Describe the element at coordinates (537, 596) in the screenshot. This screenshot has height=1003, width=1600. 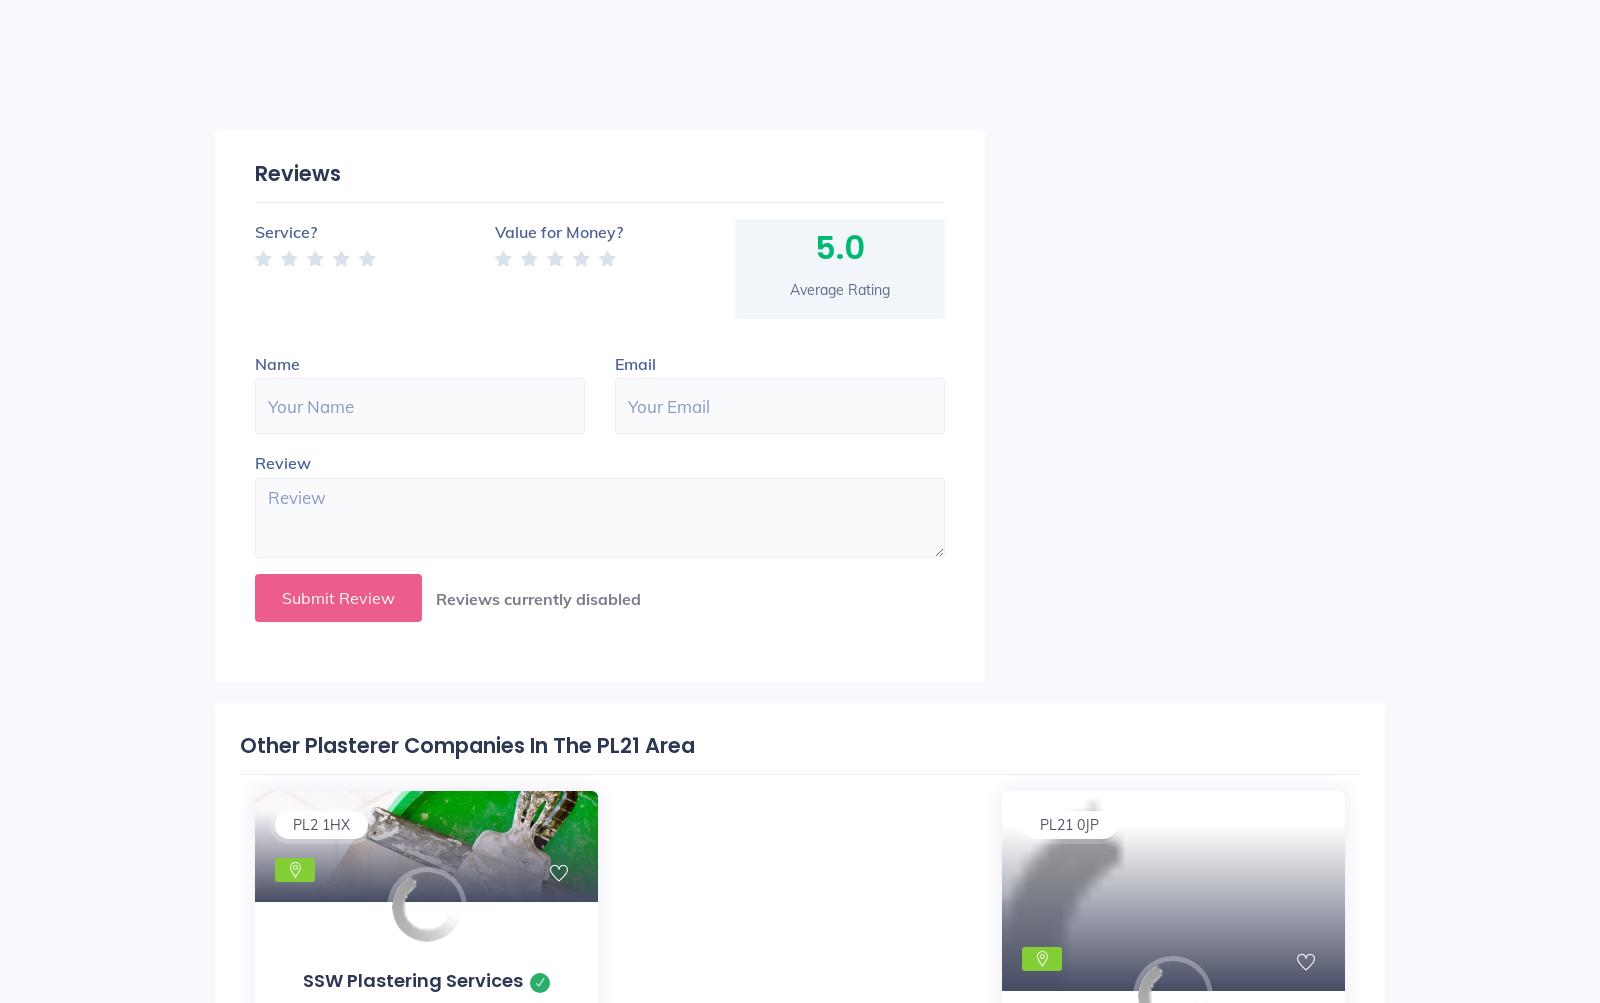
I see `'Reviews currently disabled'` at that location.